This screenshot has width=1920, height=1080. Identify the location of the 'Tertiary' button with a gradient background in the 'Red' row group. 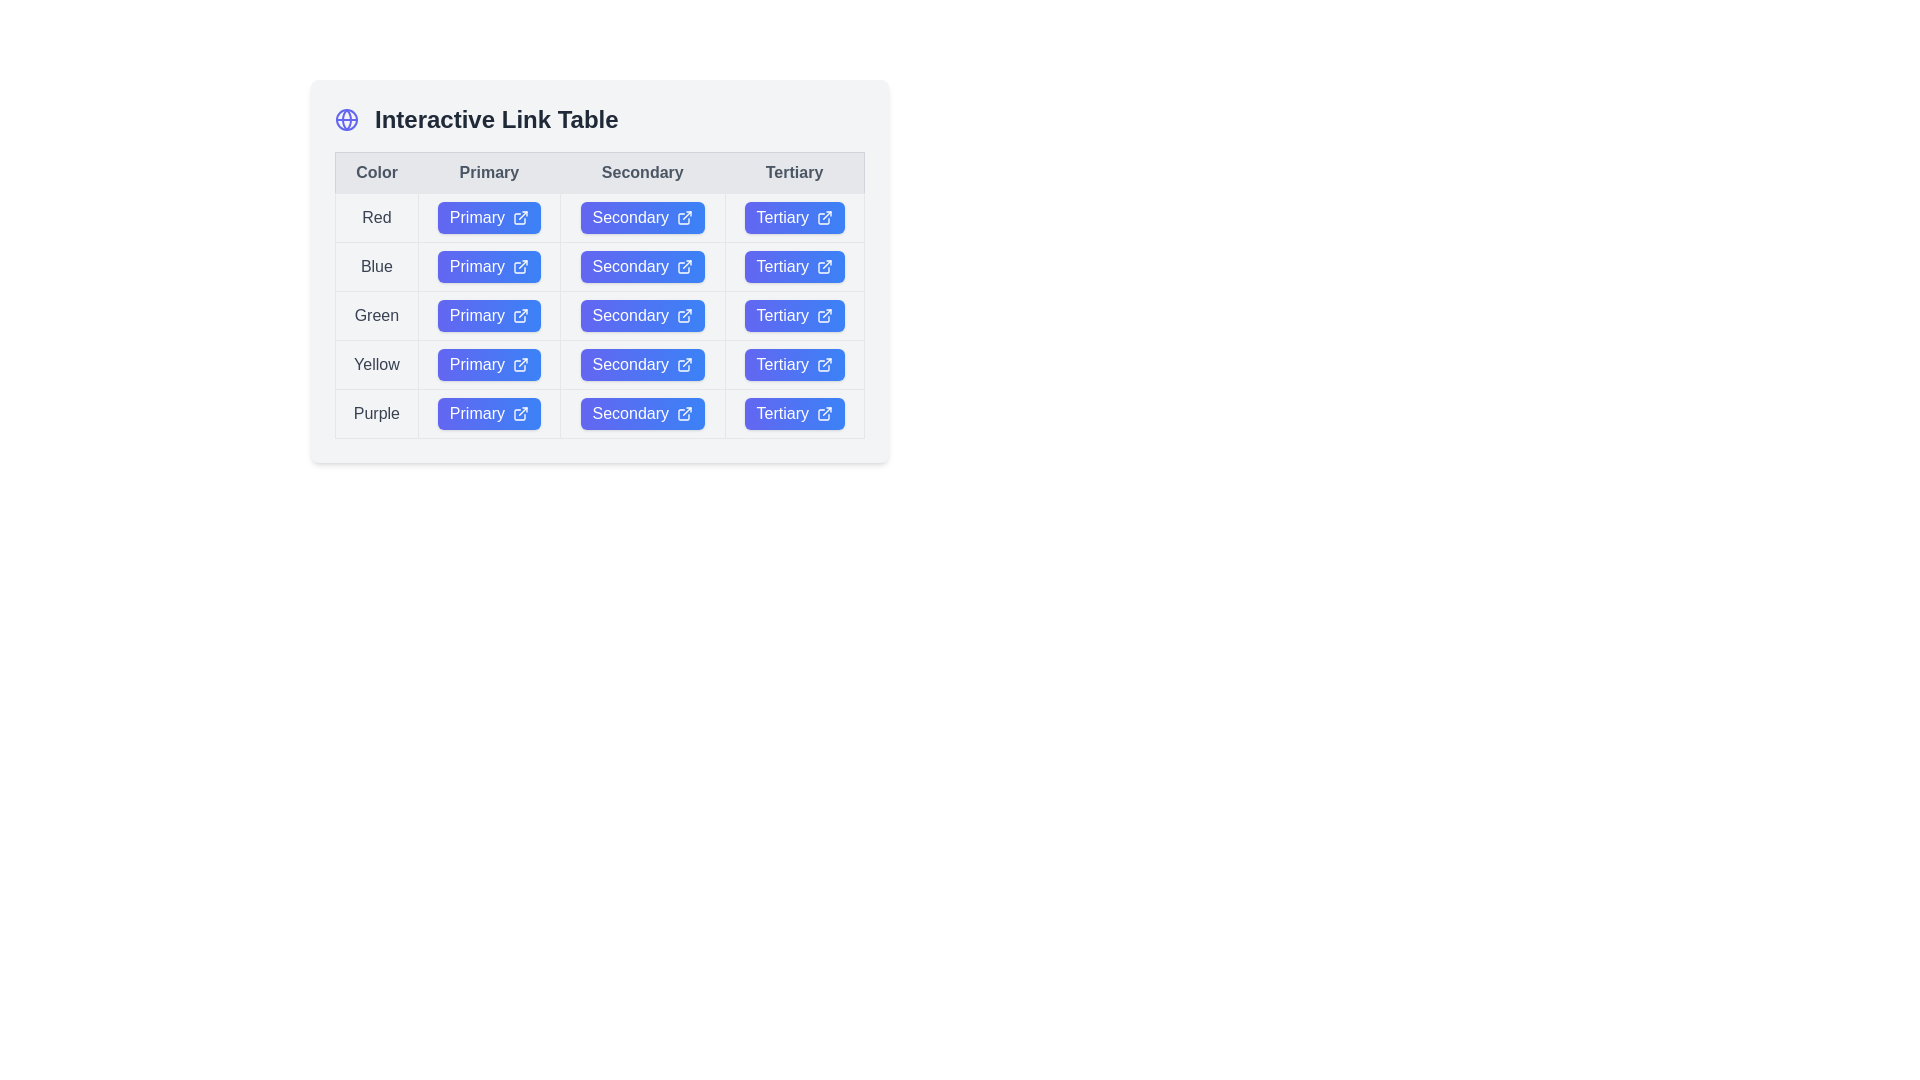
(793, 218).